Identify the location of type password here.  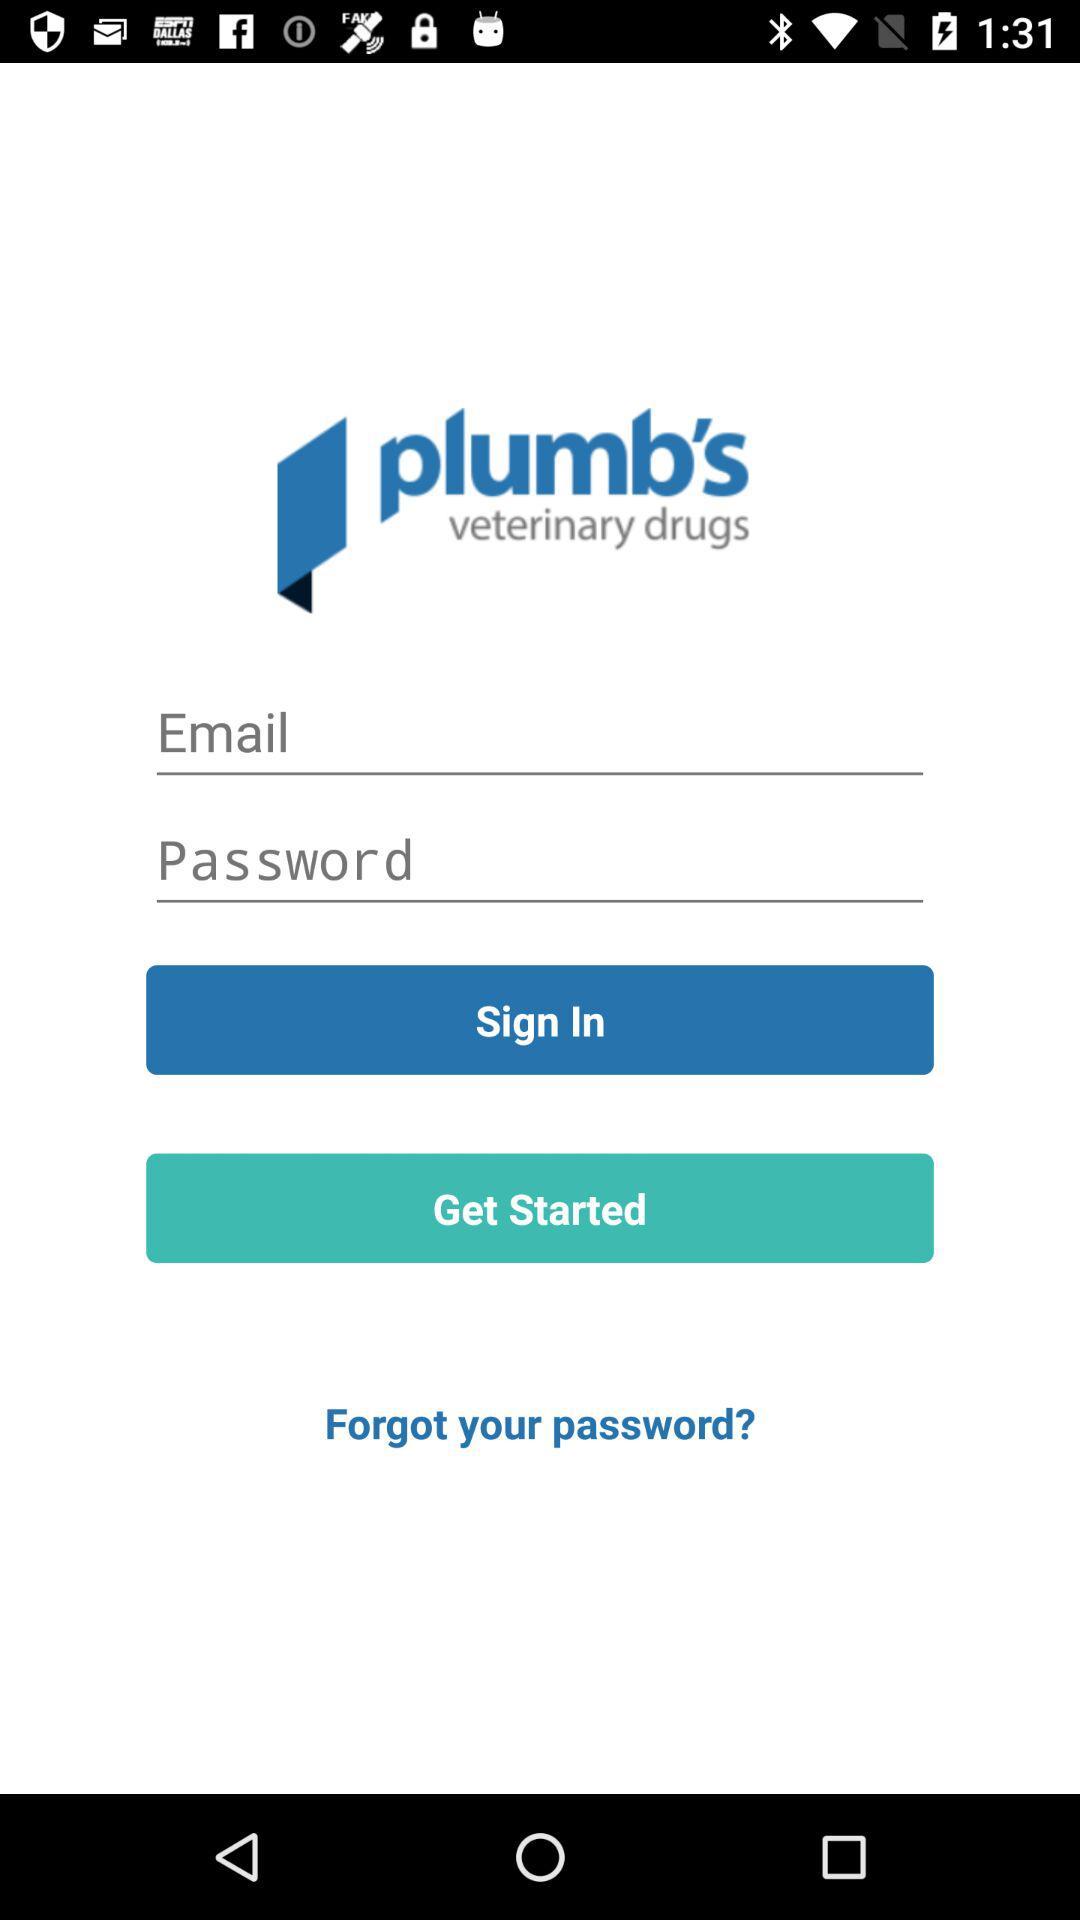
(540, 859).